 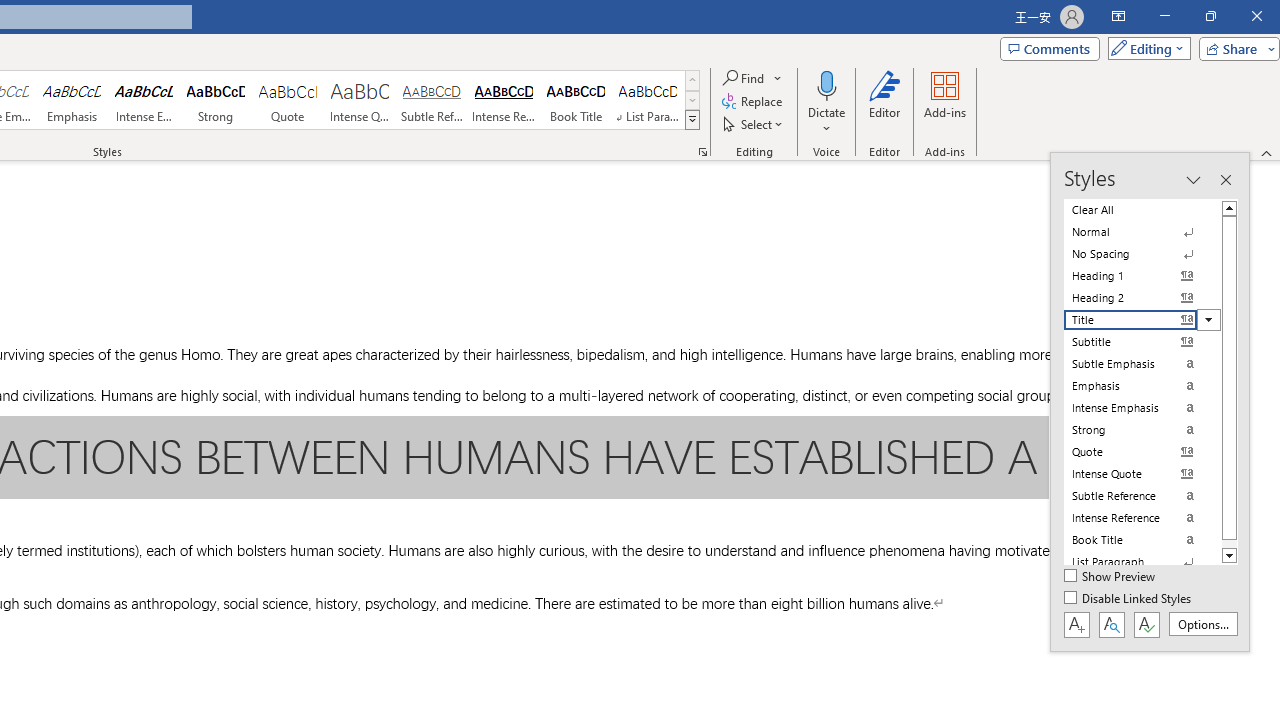 I want to click on 'Disable Linked Styles', so click(x=1129, y=598).